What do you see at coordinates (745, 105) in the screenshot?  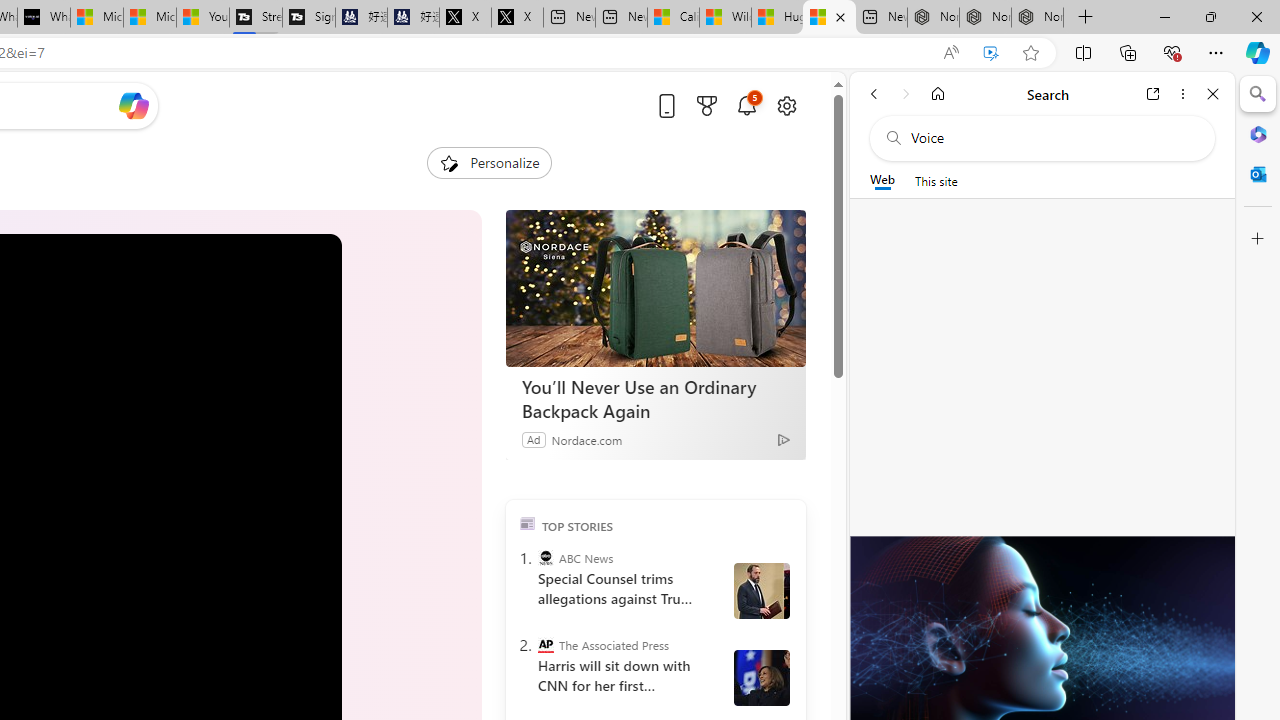 I see `'Notifications'` at bounding box center [745, 105].